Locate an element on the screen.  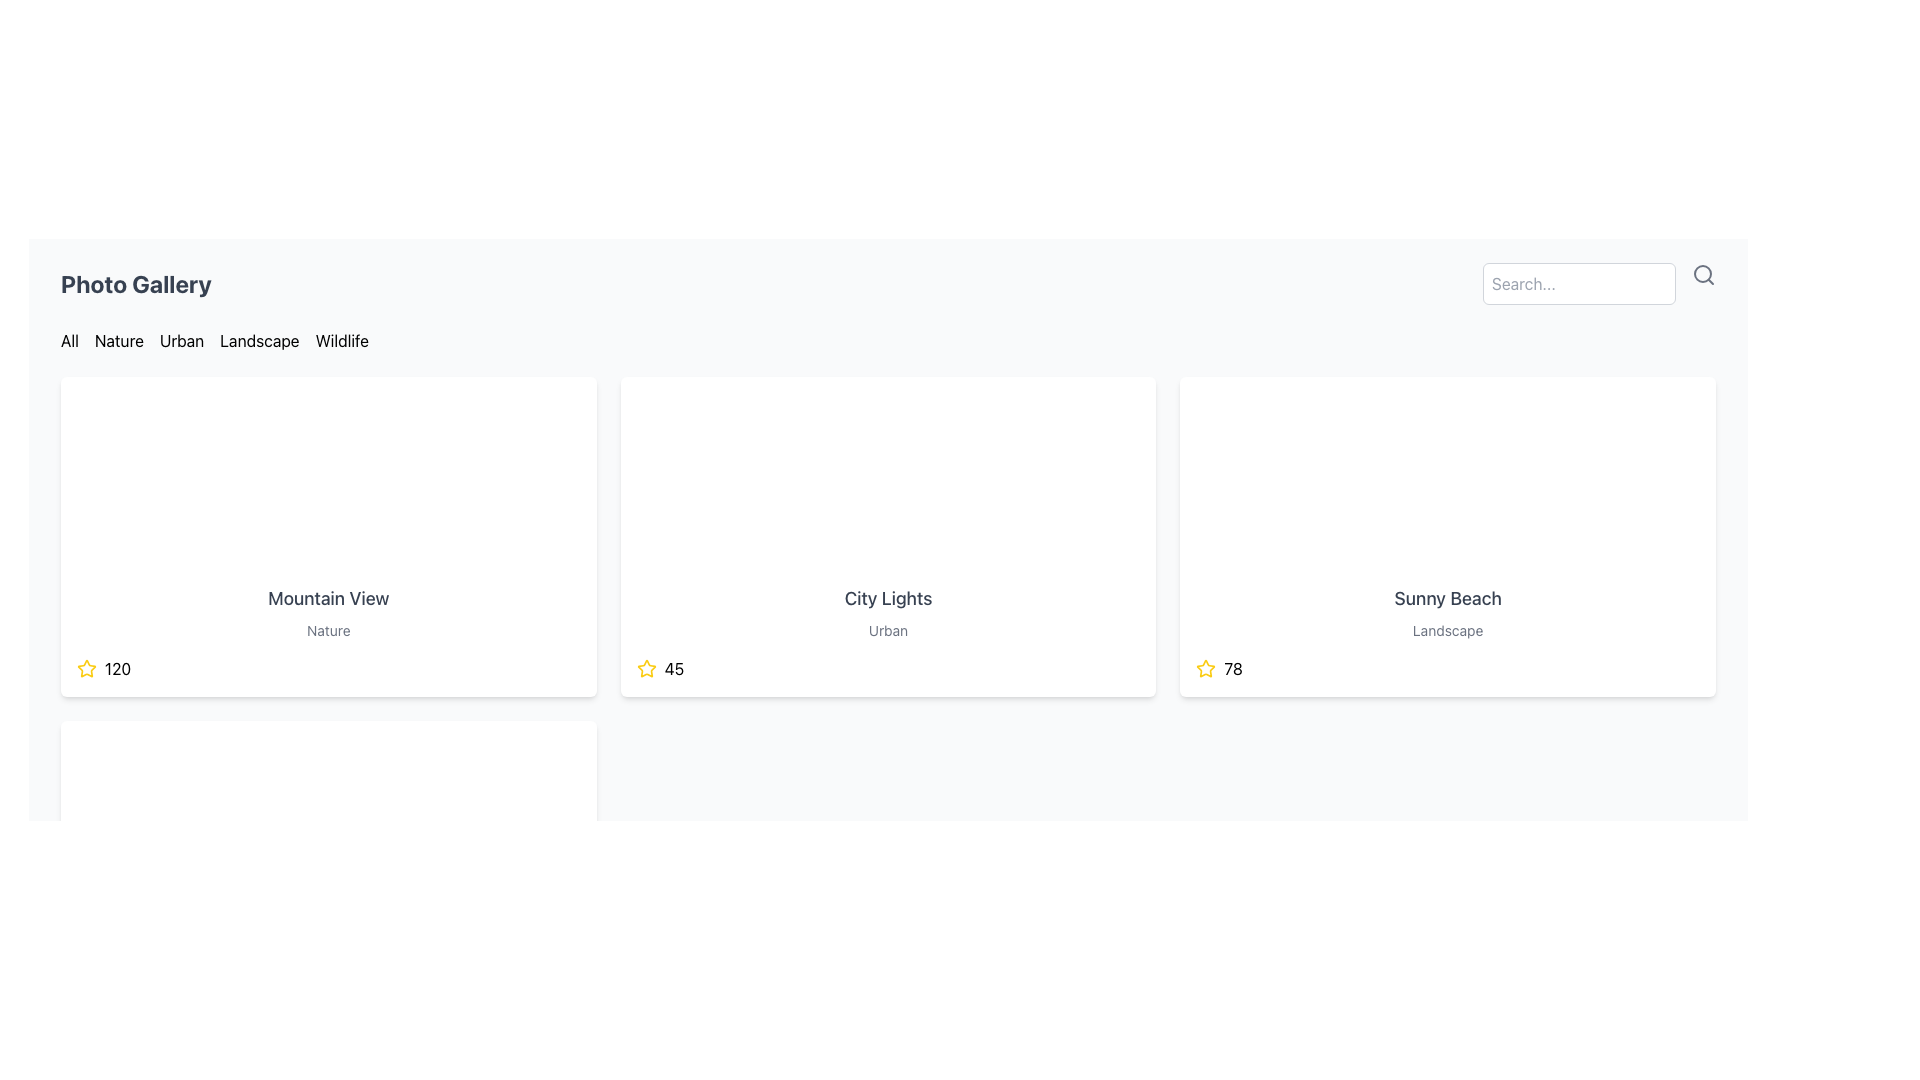
the small circle element that is part of the magnifying glass SVG icon located at the top-right of the interface is located at coordinates (1702, 273).